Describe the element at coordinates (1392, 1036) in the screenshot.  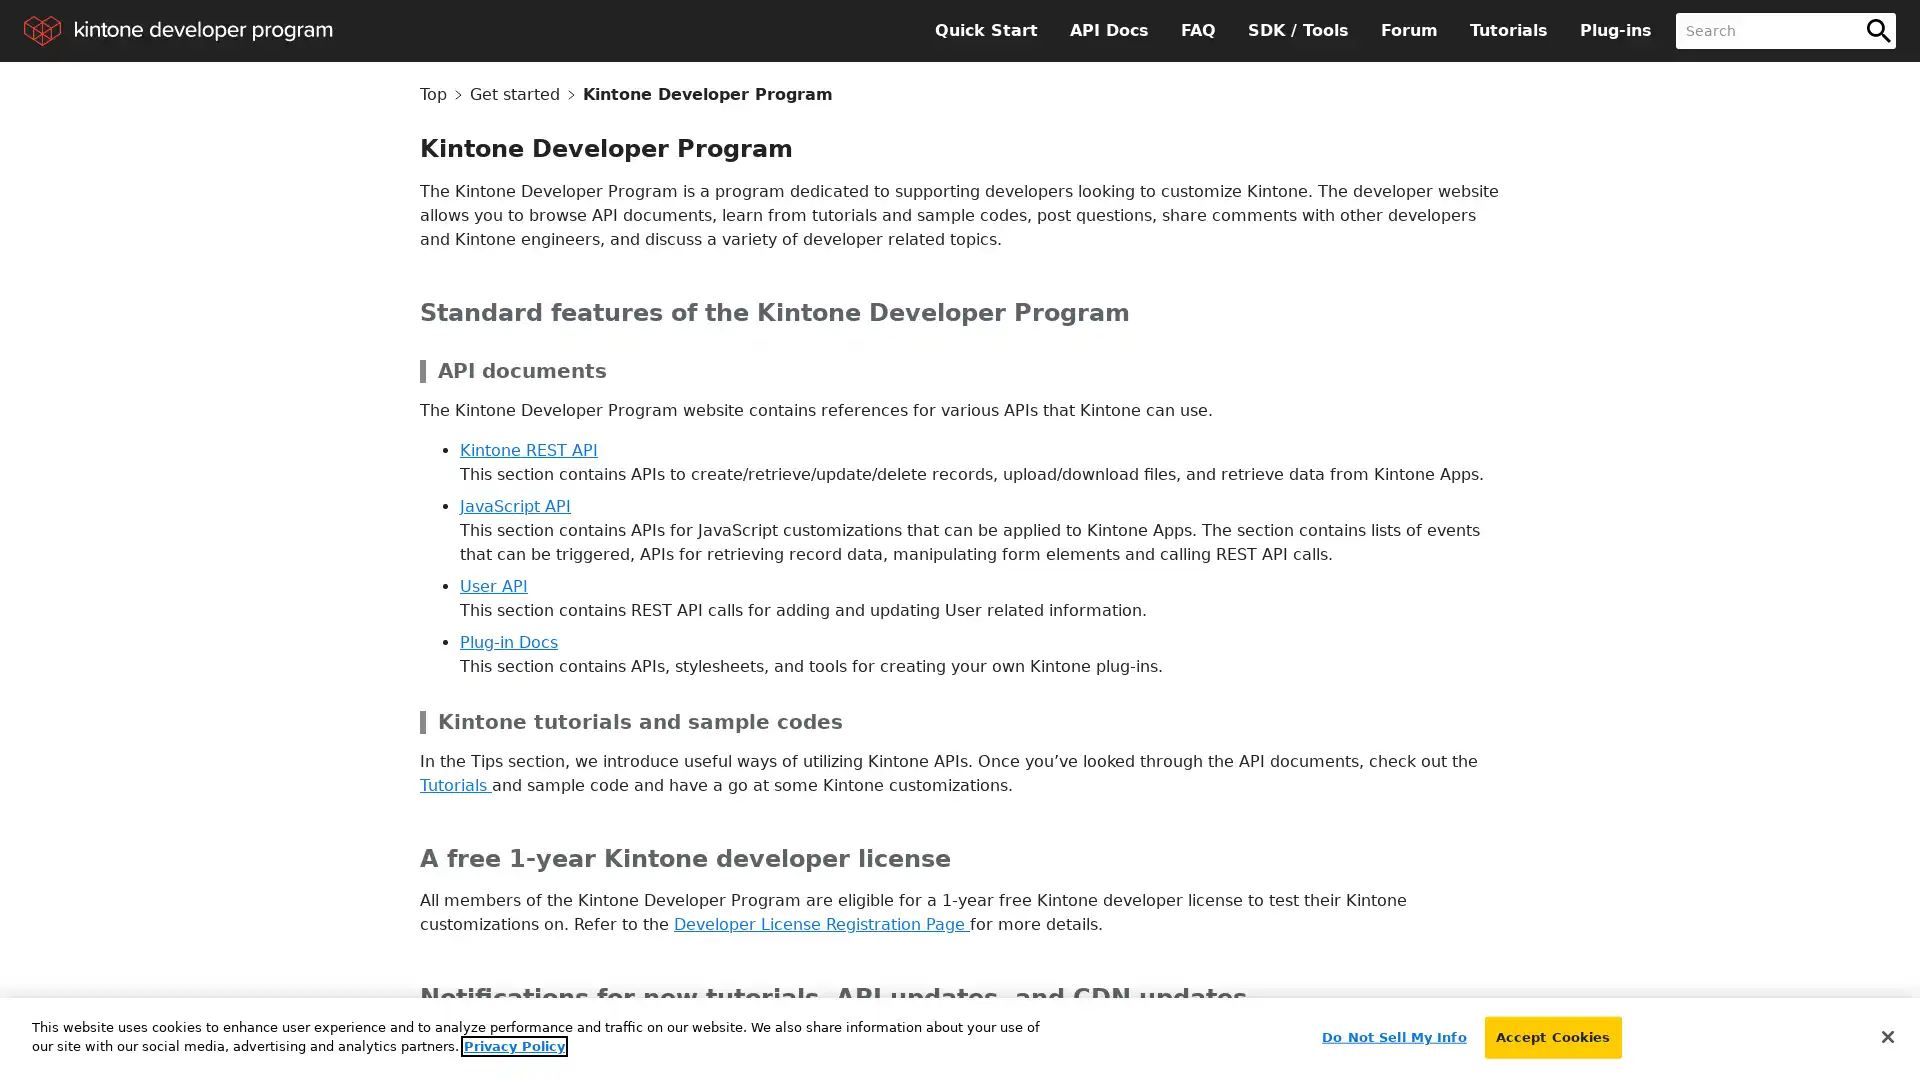
I see `Do Not Sell My Info` at that location.